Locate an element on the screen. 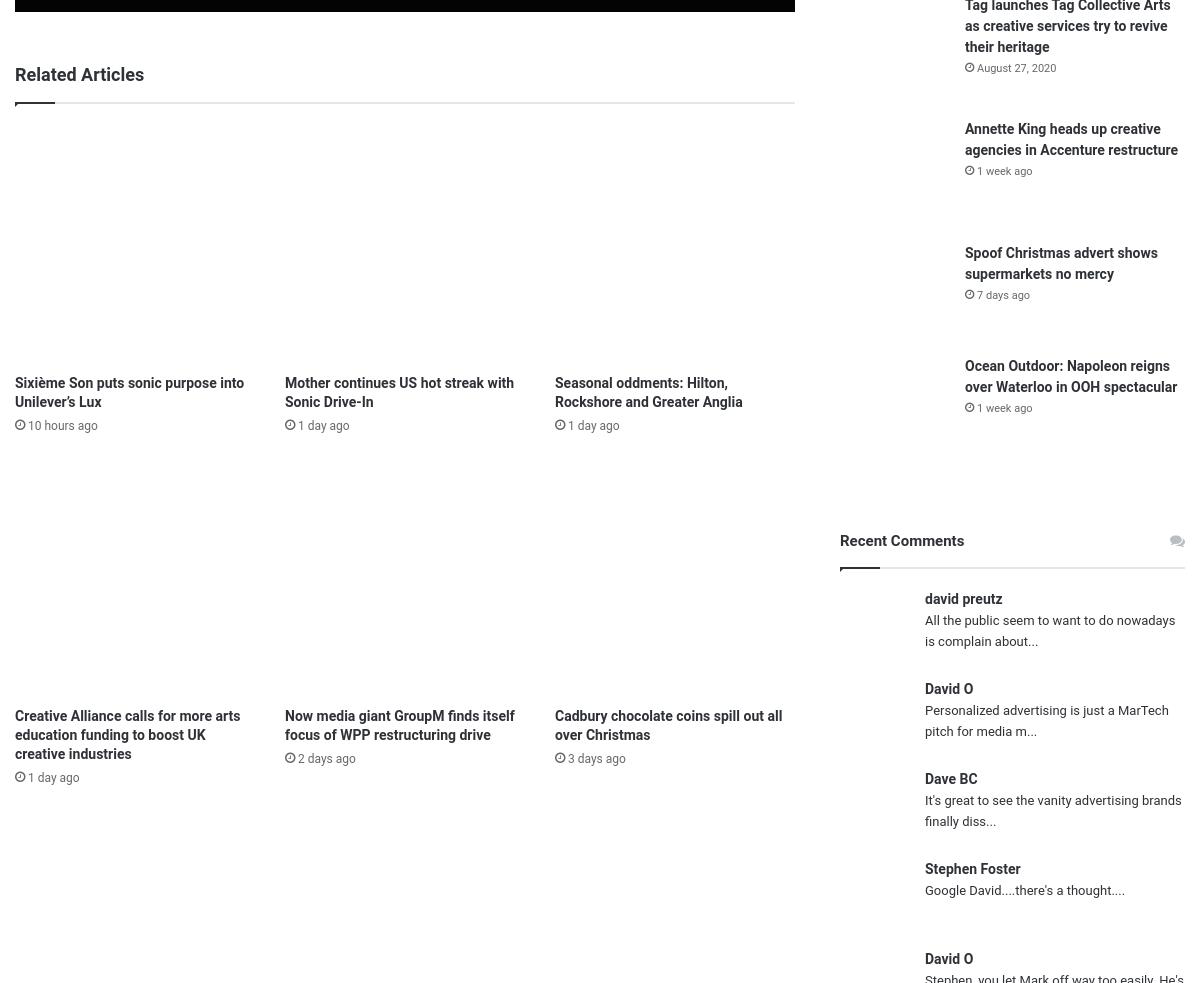  'Dave BC' is located at coordinates (951, 777).